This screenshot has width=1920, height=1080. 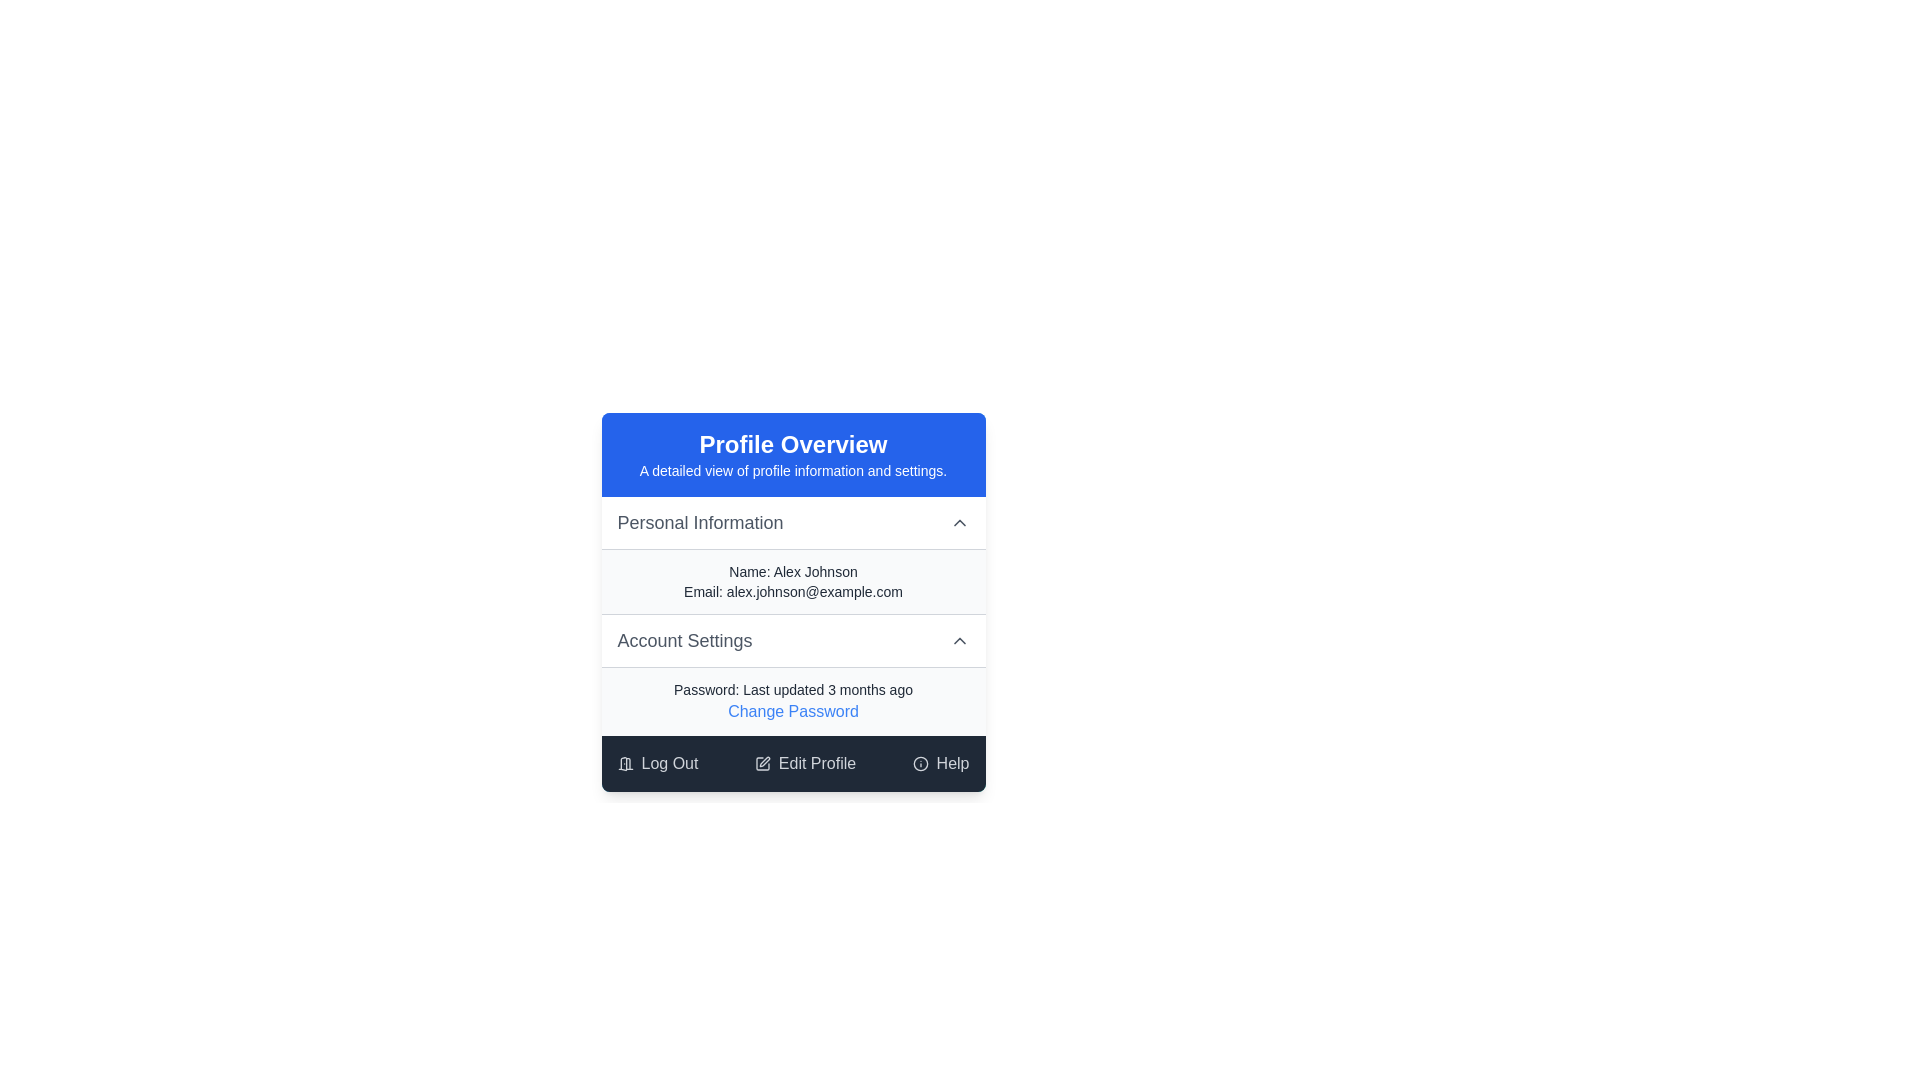 I want to click on the static text element that serves as a header or title, positioned above the text 'A detailed view of profile information and settings.', so click(x=792, y=443).